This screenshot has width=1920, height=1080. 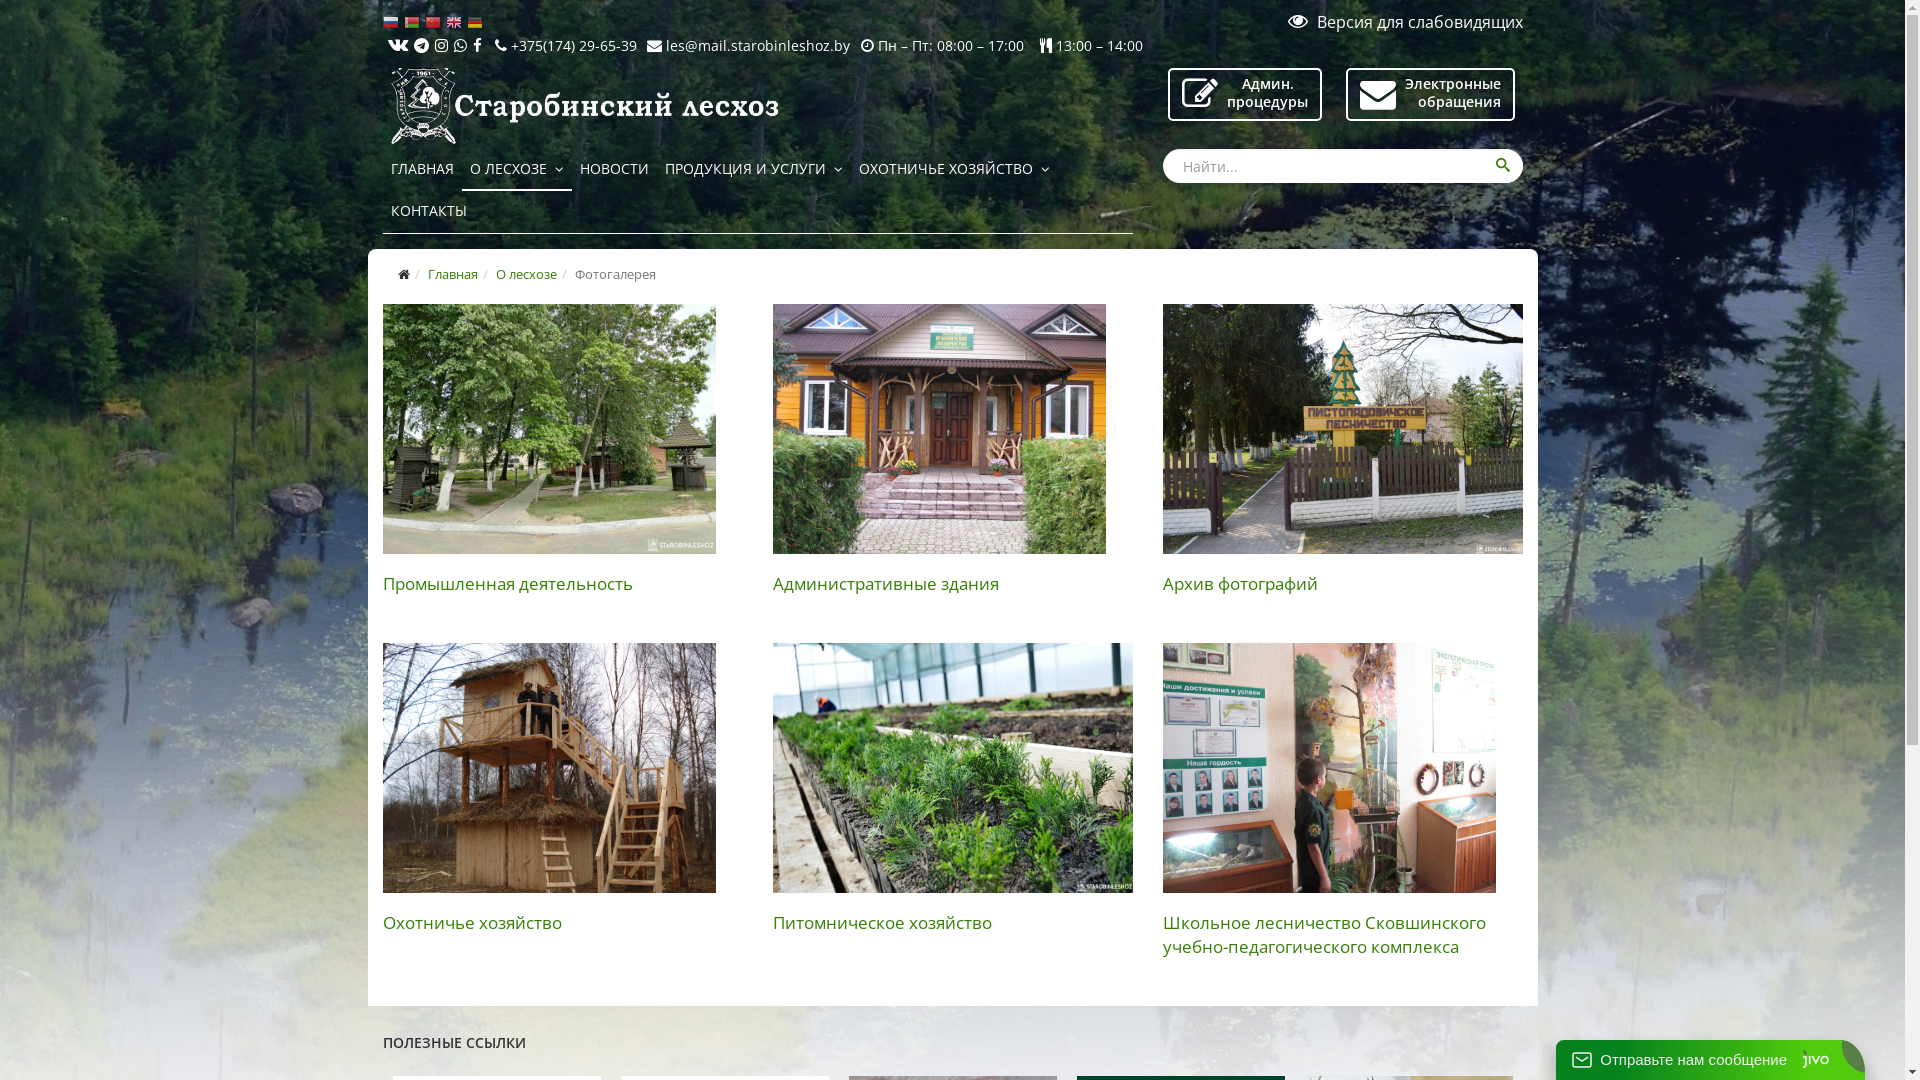 I want to click on 'Chinese (Simplified)', so click(x=433, y=21).